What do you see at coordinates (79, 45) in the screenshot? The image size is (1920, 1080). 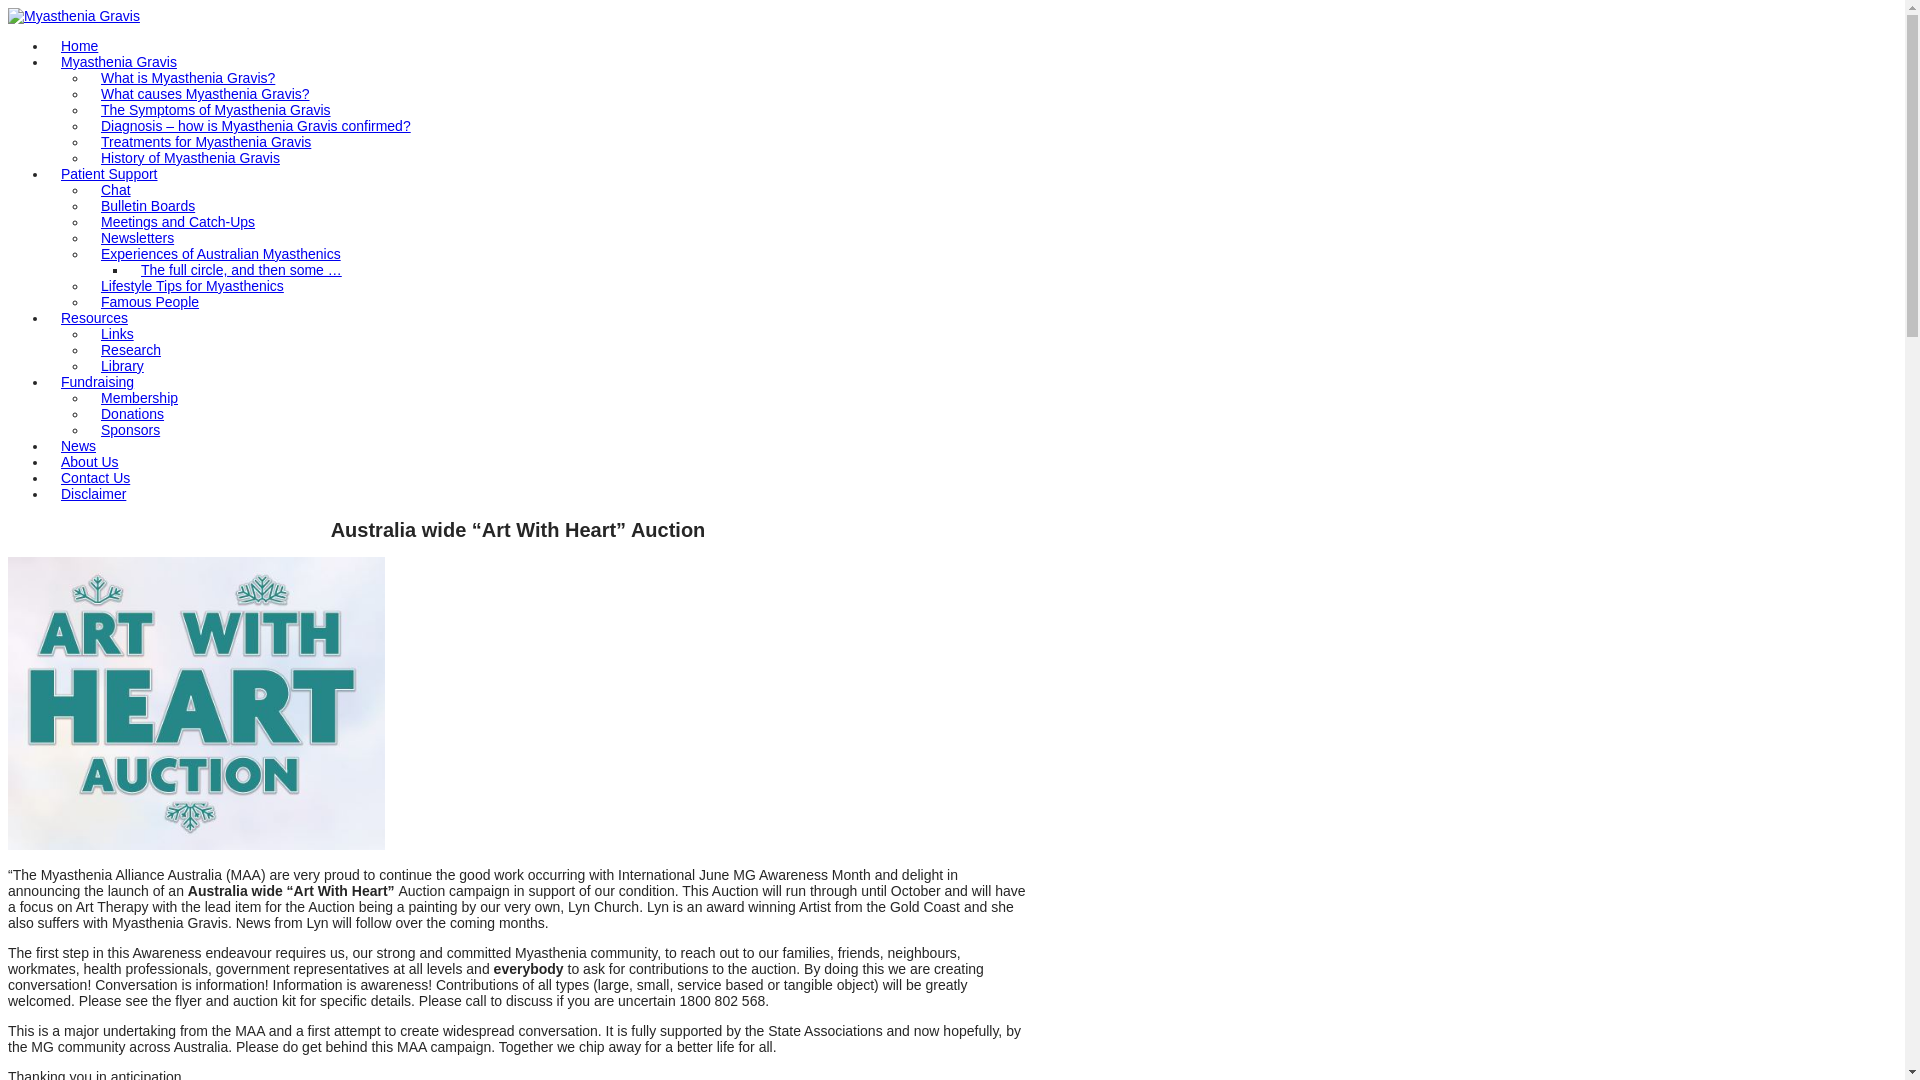 I see `'Home'` at bounding box center [79, 45].